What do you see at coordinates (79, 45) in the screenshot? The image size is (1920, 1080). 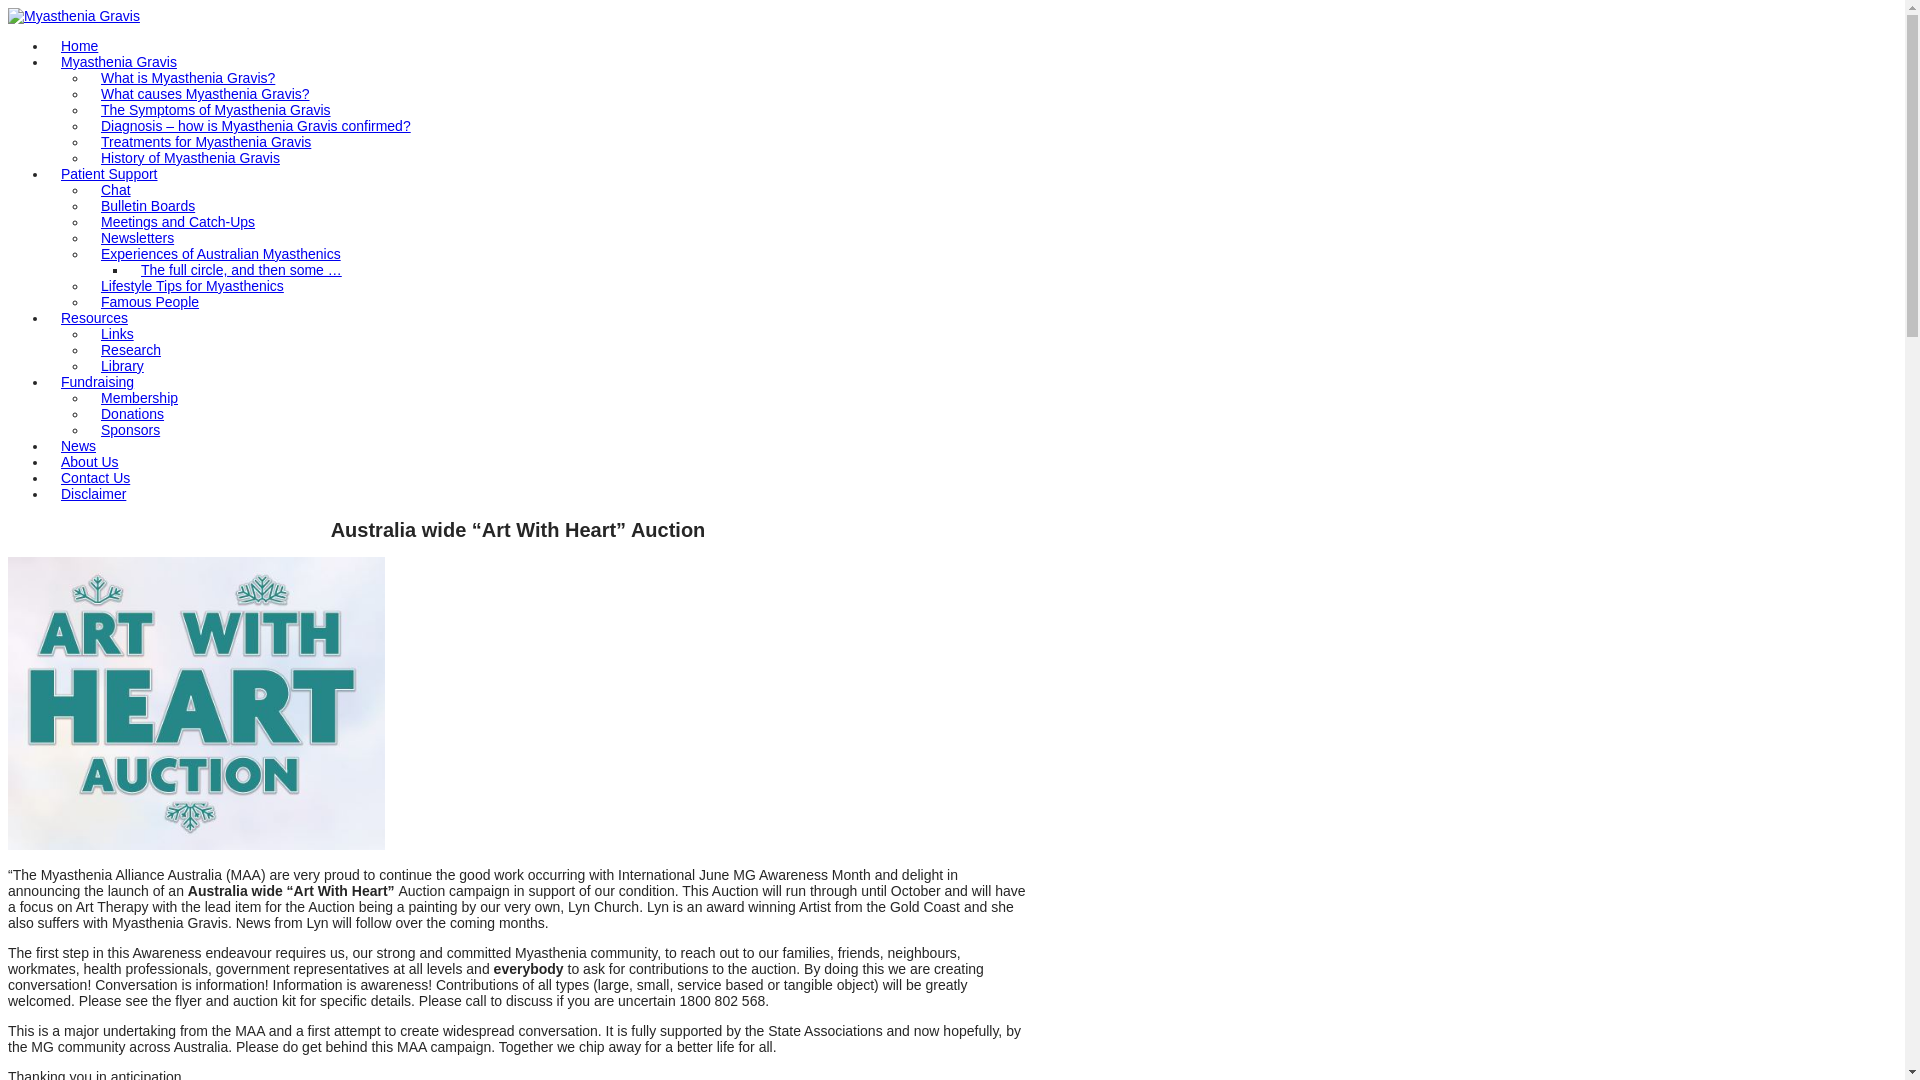 I see `'Home'` at bounding box center [79, 45].